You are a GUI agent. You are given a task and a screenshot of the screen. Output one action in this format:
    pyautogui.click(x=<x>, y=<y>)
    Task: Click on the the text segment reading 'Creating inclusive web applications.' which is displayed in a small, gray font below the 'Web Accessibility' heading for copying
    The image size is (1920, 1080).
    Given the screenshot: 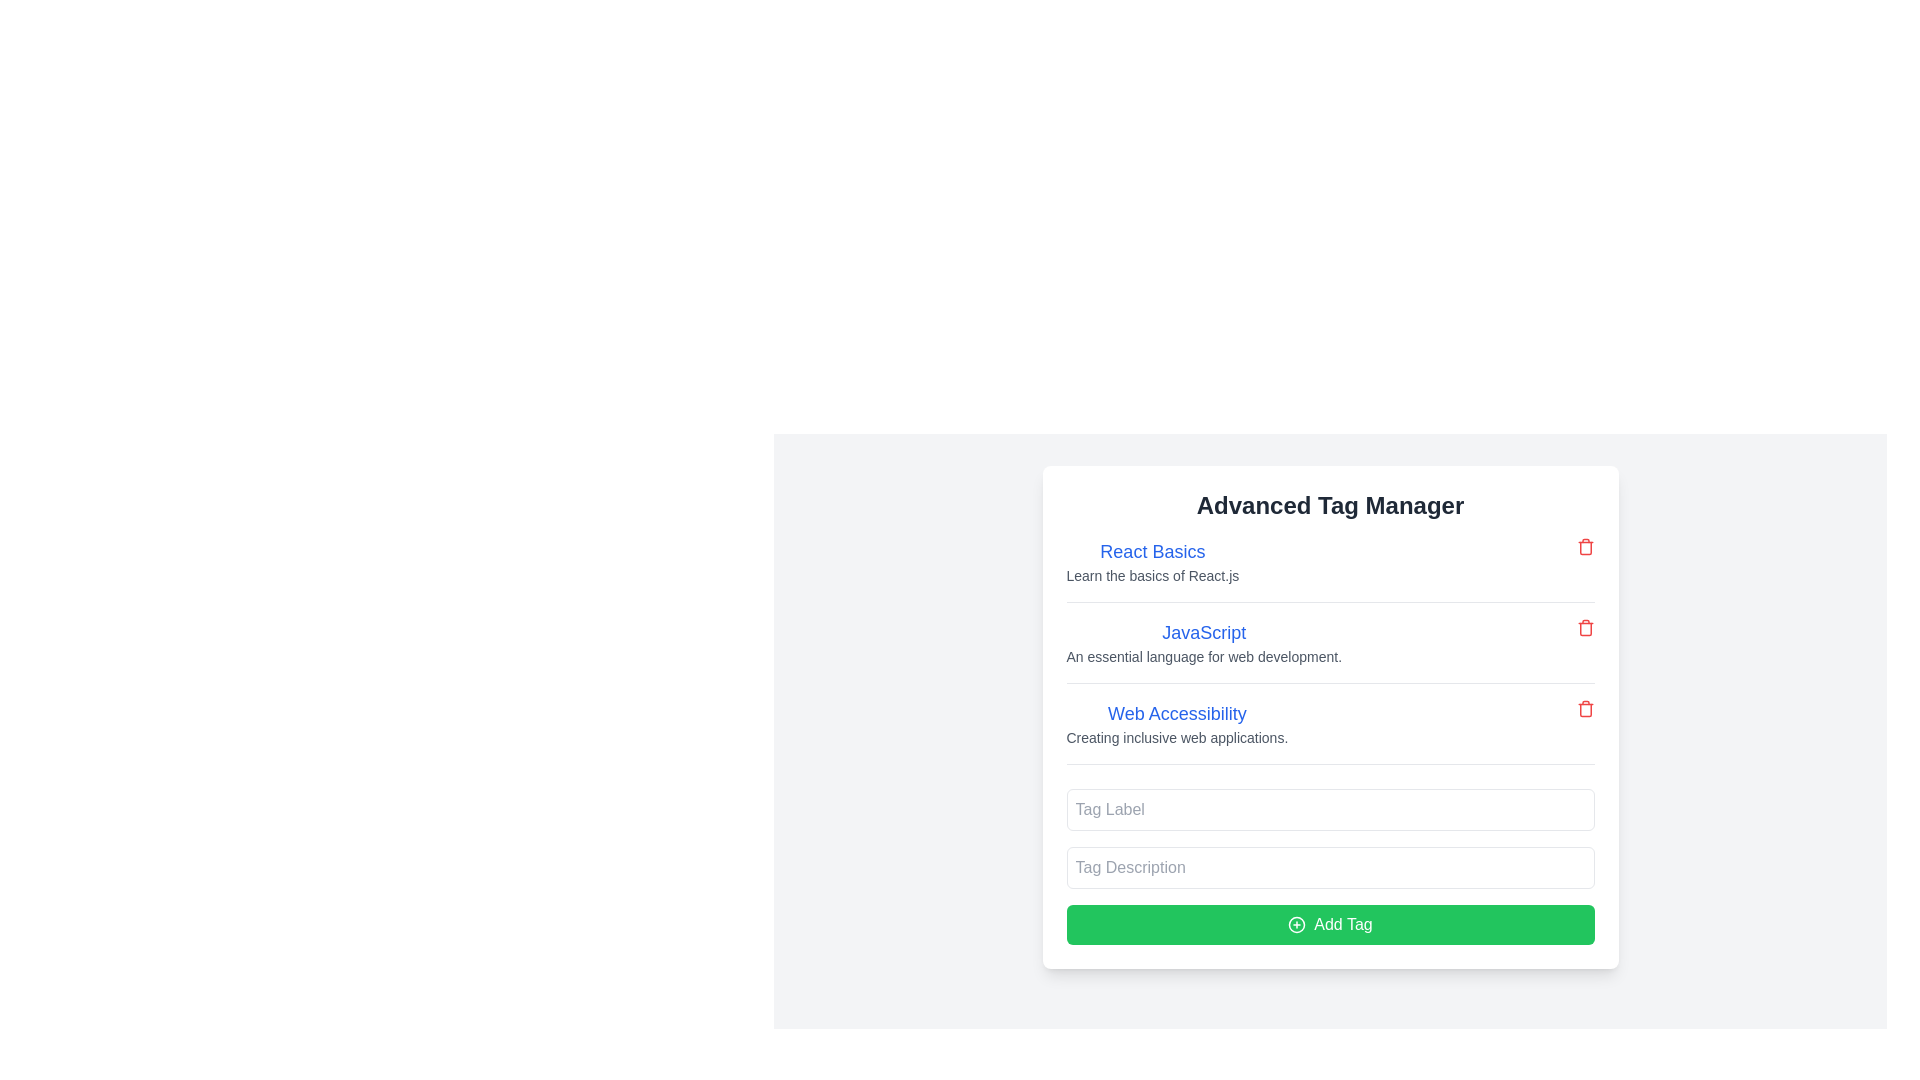 What is the action you would take?
    pyautogui.click(x=1177, y=737)
    